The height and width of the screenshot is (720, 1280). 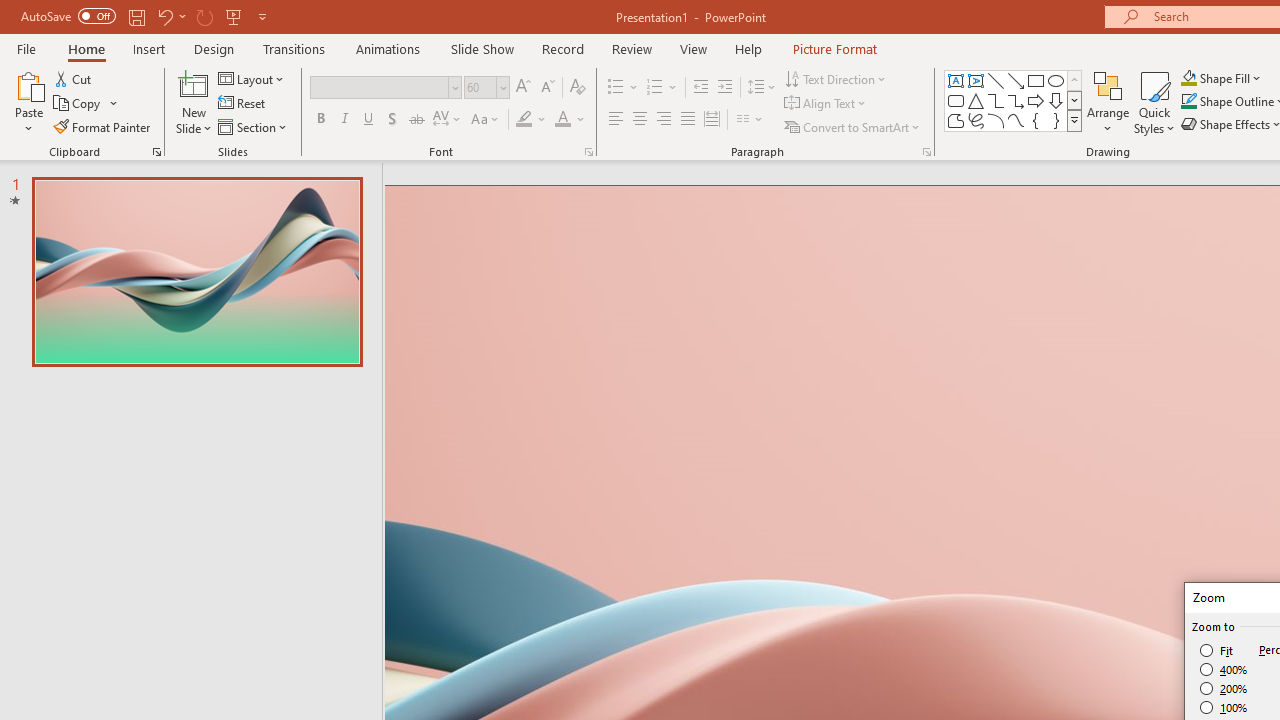 I want to click on 'Picture Format', so click(x=835, y=48).